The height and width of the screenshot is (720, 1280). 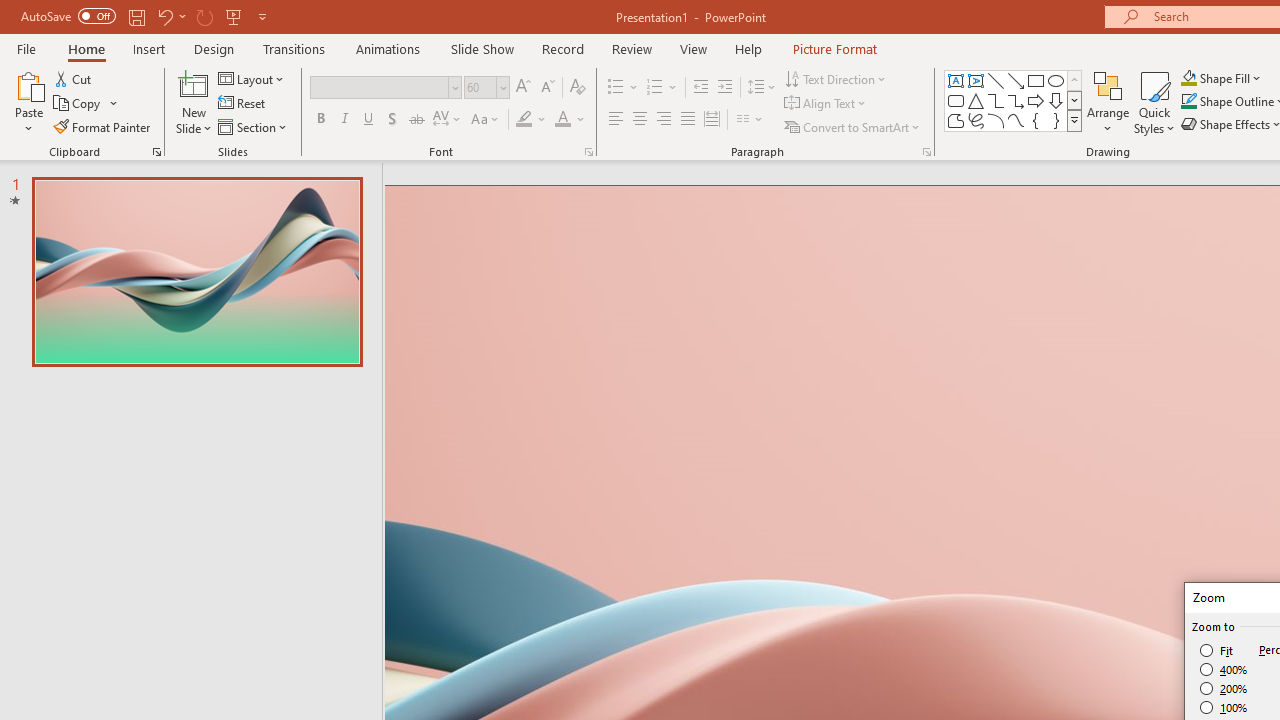 I want to click on 'Picture Format', so click(x=835, y=48).